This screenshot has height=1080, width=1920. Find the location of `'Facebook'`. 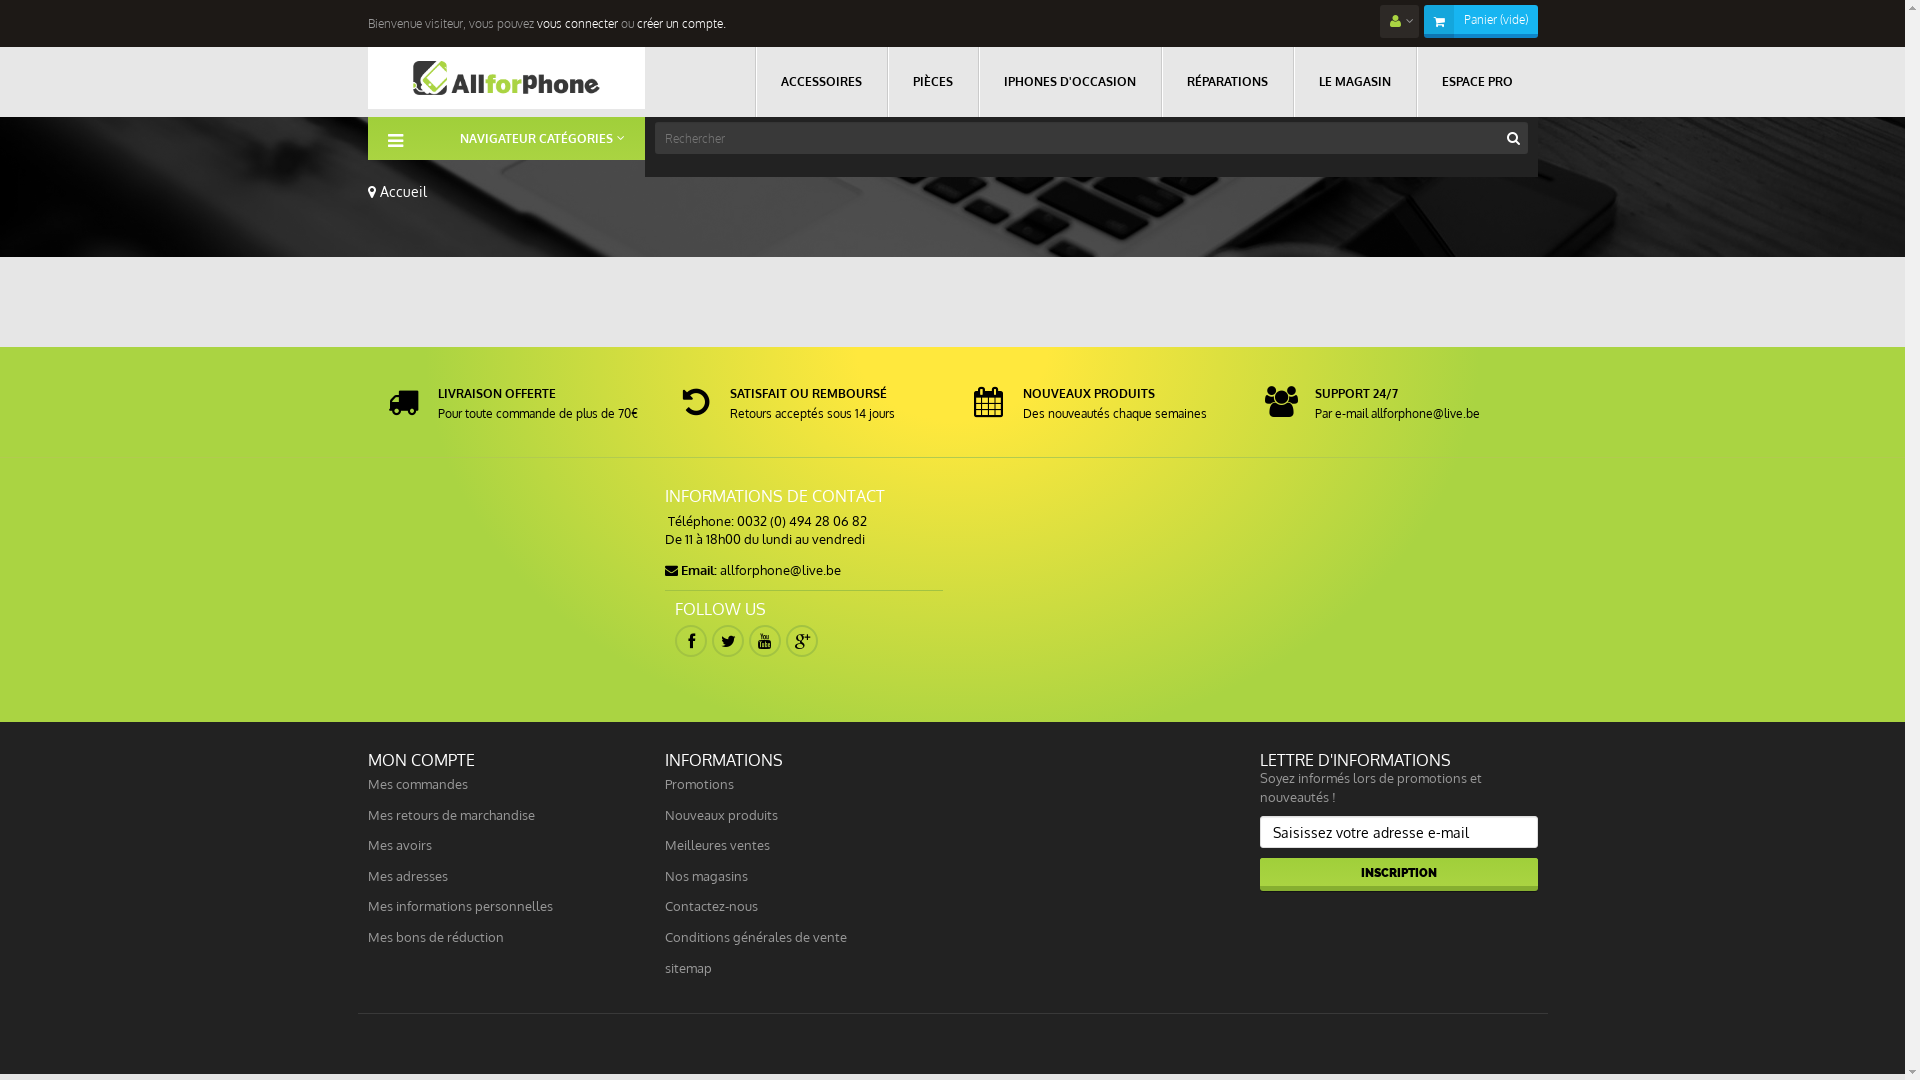

'Facebook' is located at coordinates (691, 640).